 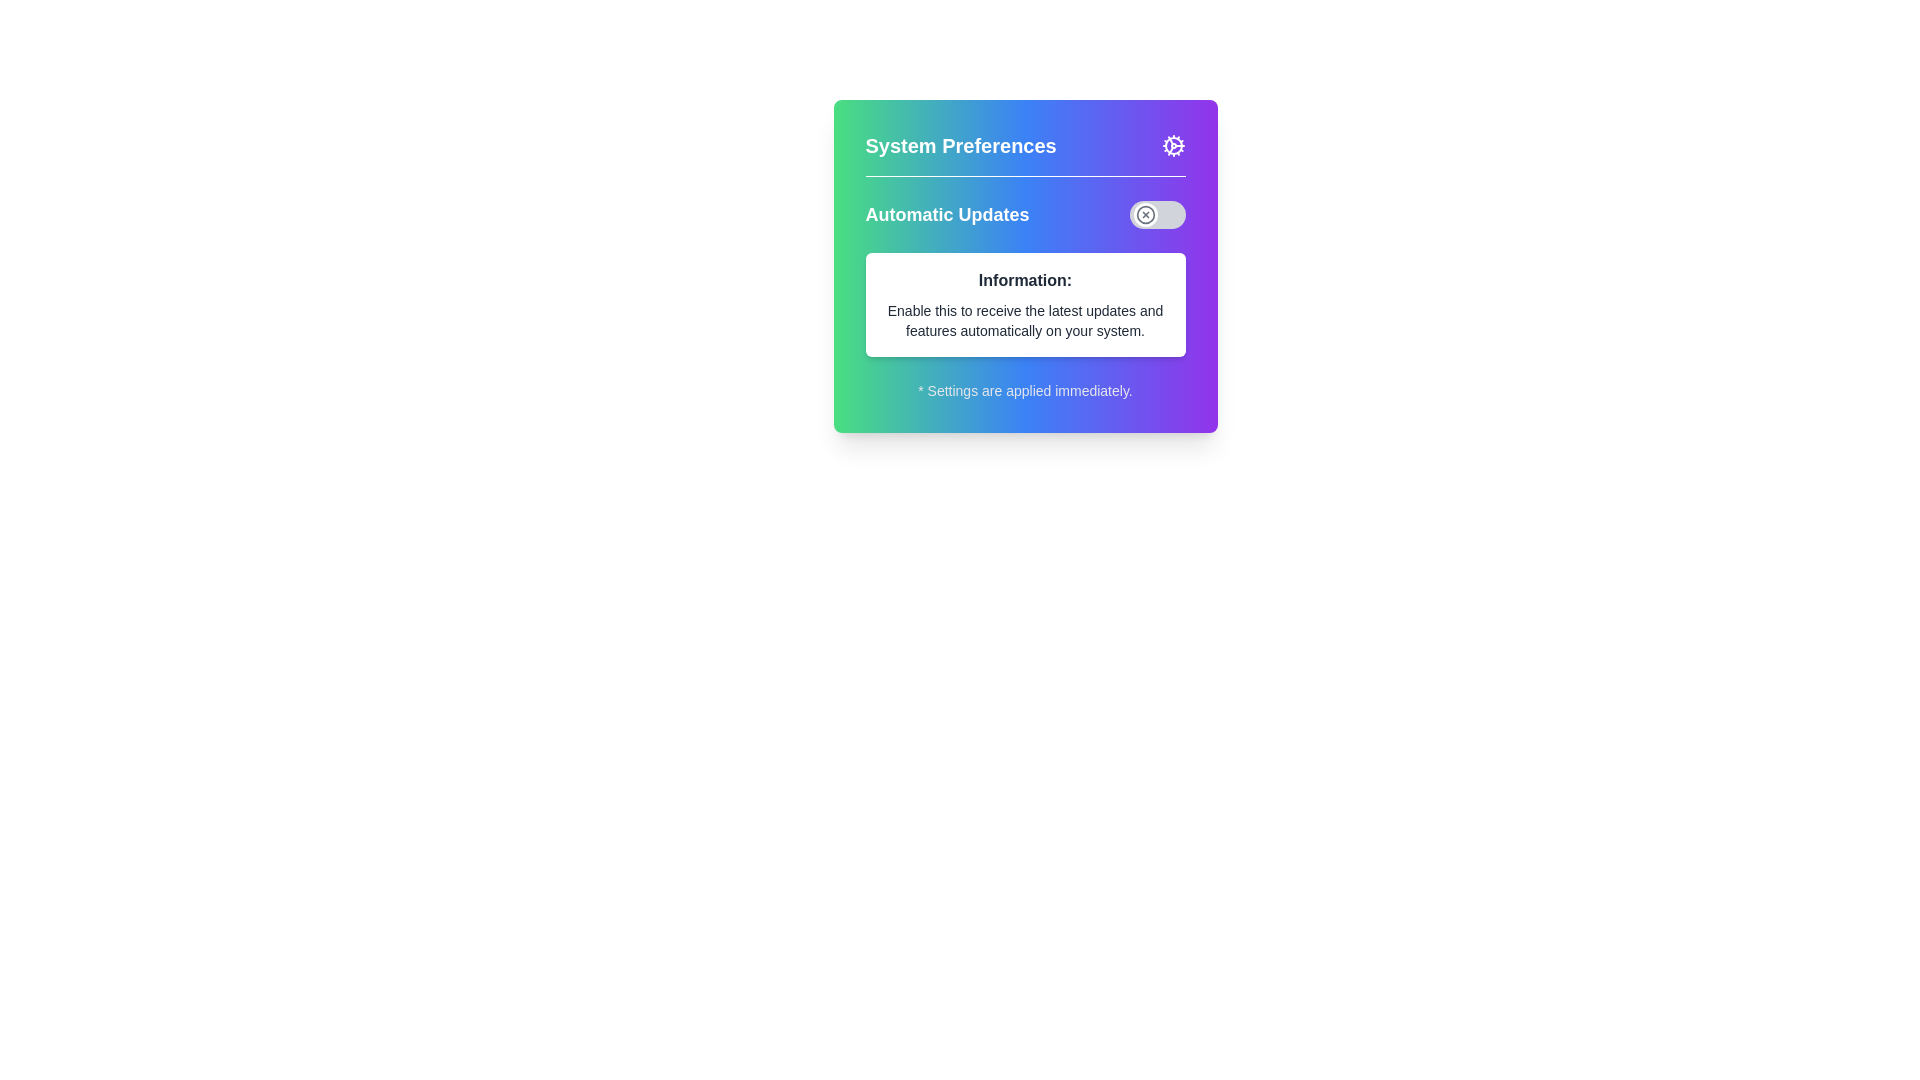 What do you see at coordinates (1025, 390) in the screenshot?
I see `the static text that reads '* Settings are applied immediately.' displayed in grey font at the bottom of the section with a gradient background transitioning from green to purple` at bounding box center [1025, 390].